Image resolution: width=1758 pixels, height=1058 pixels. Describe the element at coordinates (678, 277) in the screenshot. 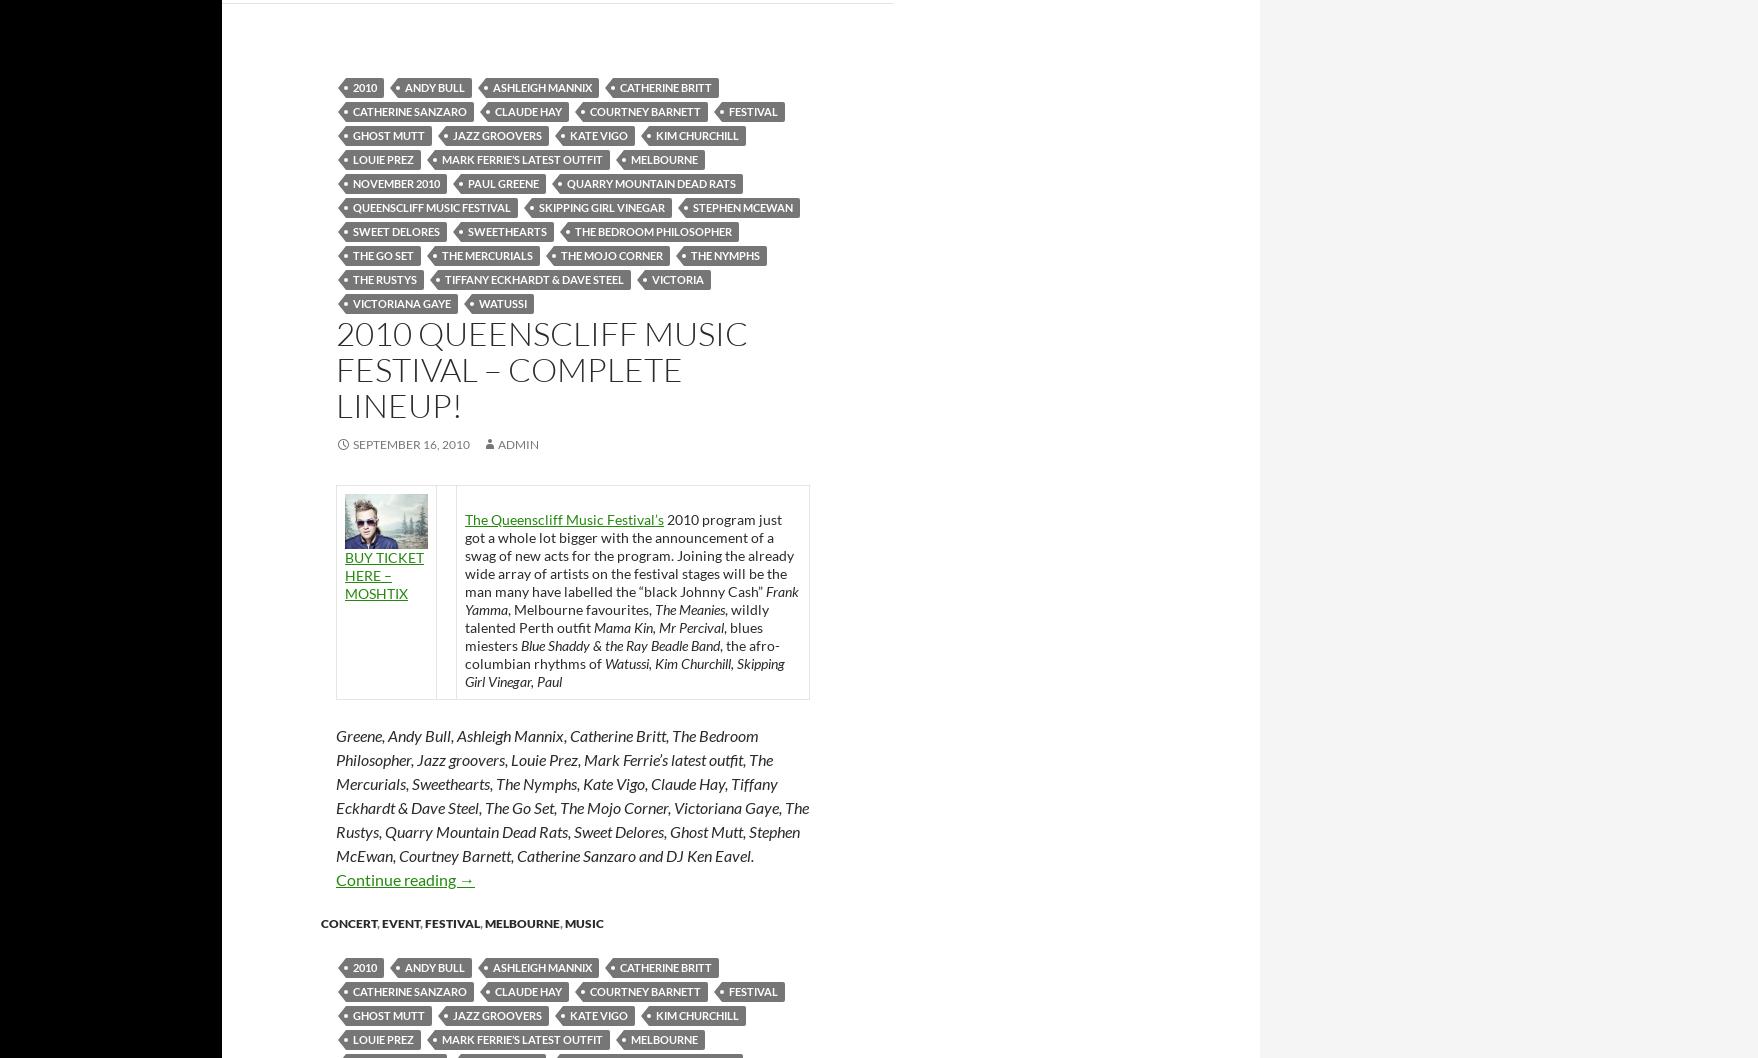

I see `'victoria'` at that location.